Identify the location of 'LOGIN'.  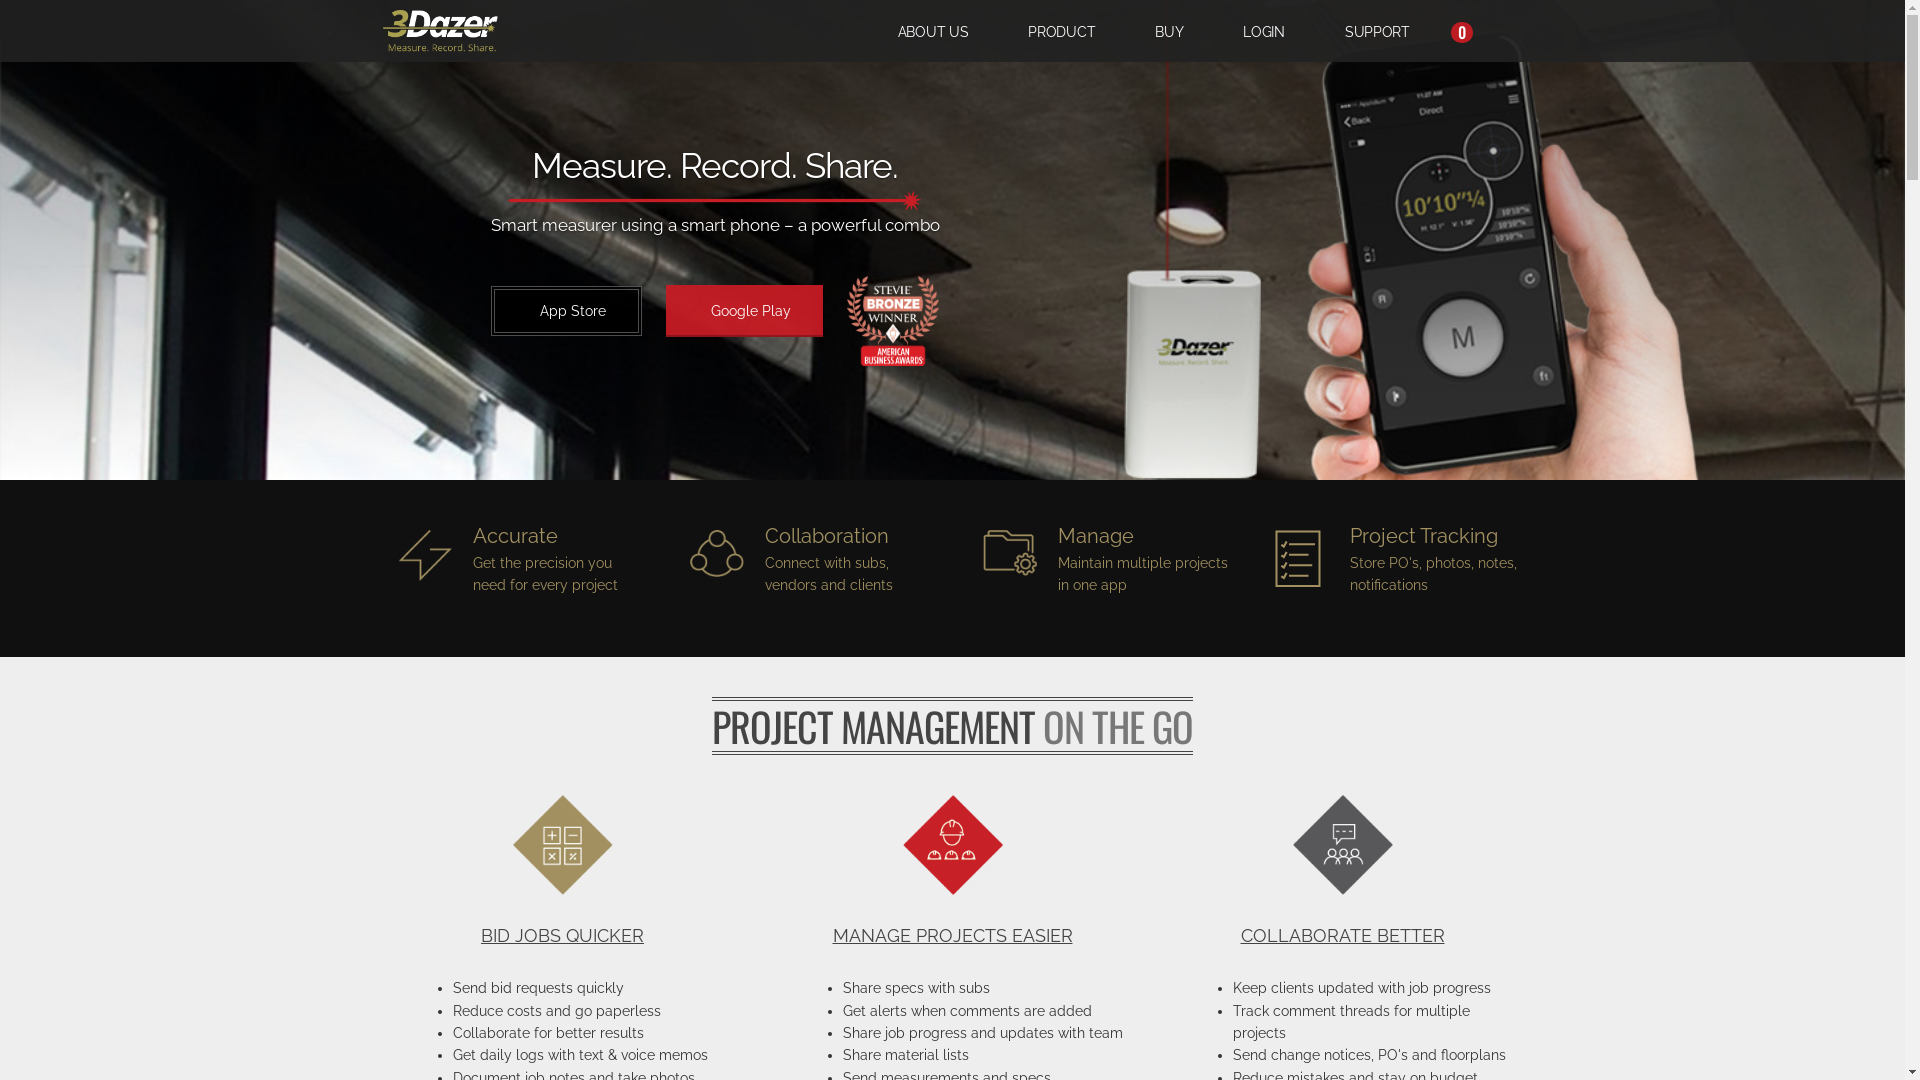
(1262, 30).